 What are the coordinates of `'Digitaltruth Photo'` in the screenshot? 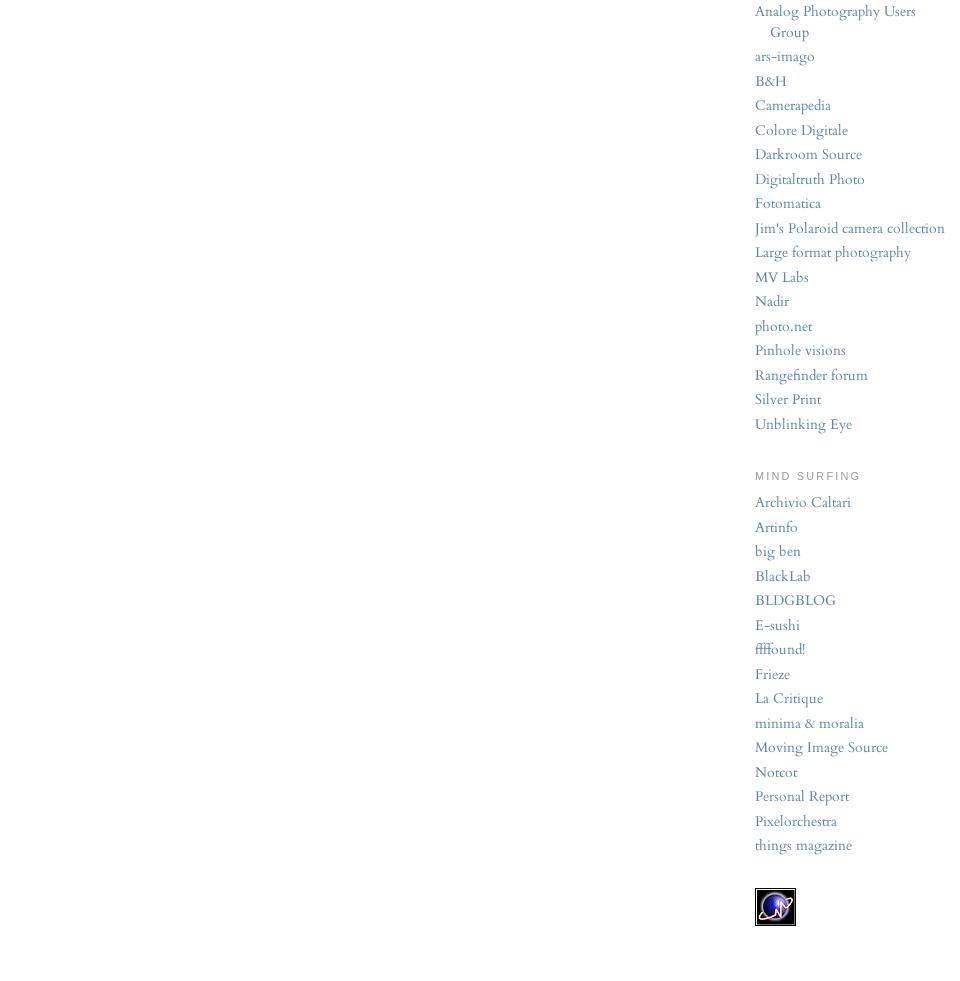 It's located at (810, 177).